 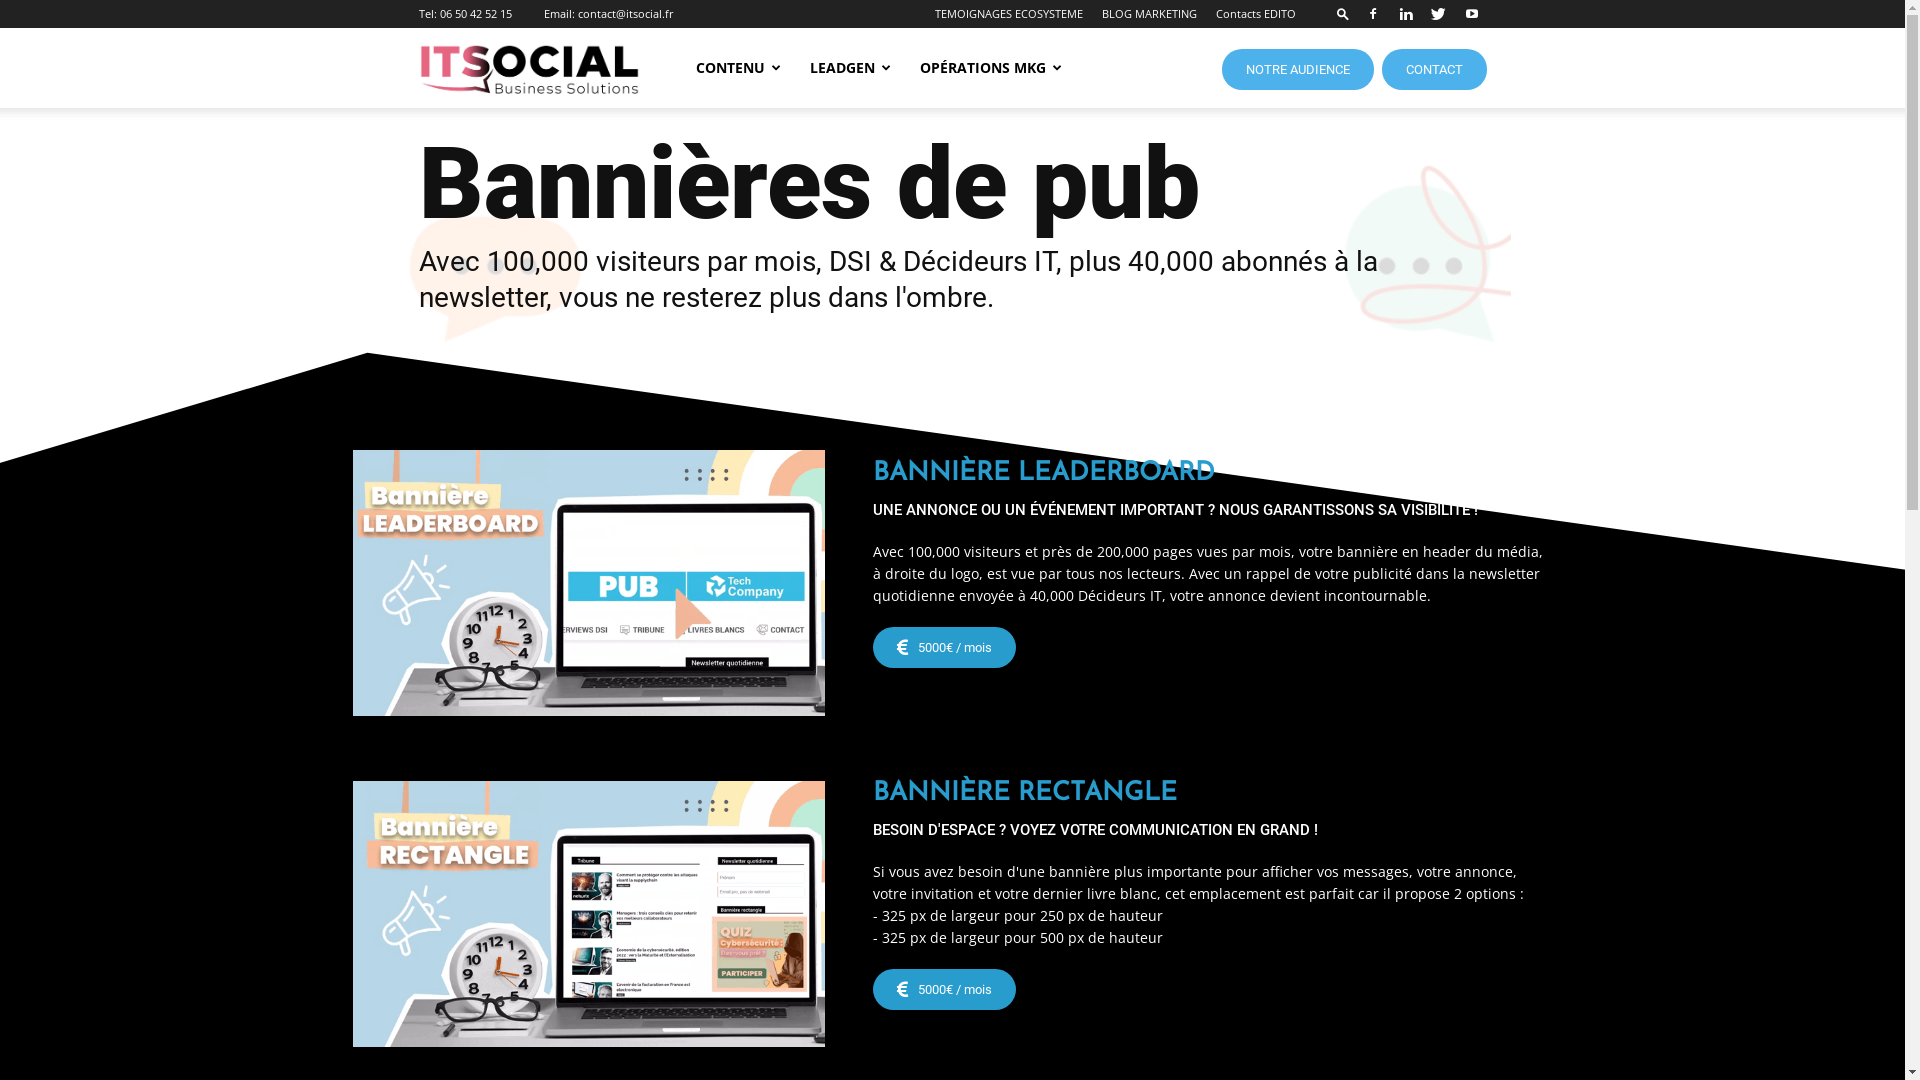 I want to click on 'Linkedin', so click(x=1389, y=14).